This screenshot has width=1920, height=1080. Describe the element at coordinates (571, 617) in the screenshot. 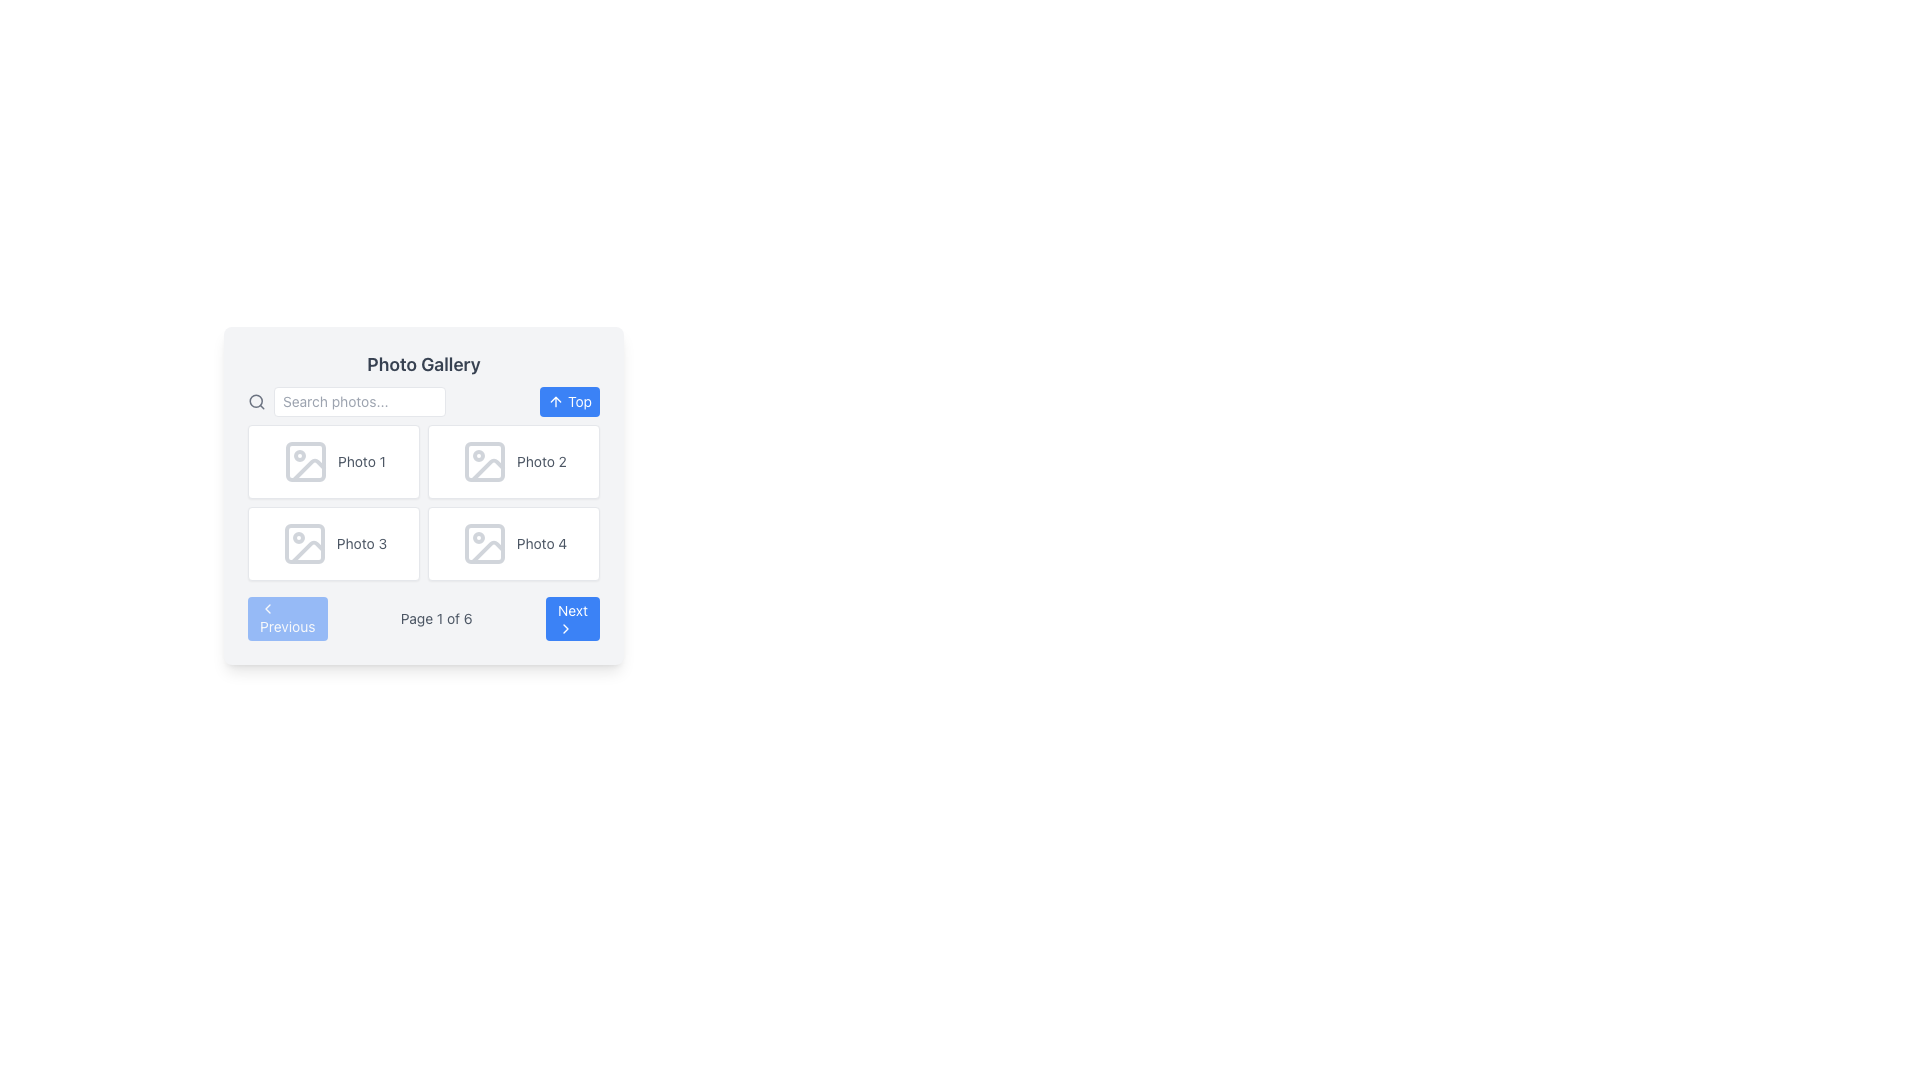

I see `the blue 'Next' button with white text and a forward arrow icon` at that location.